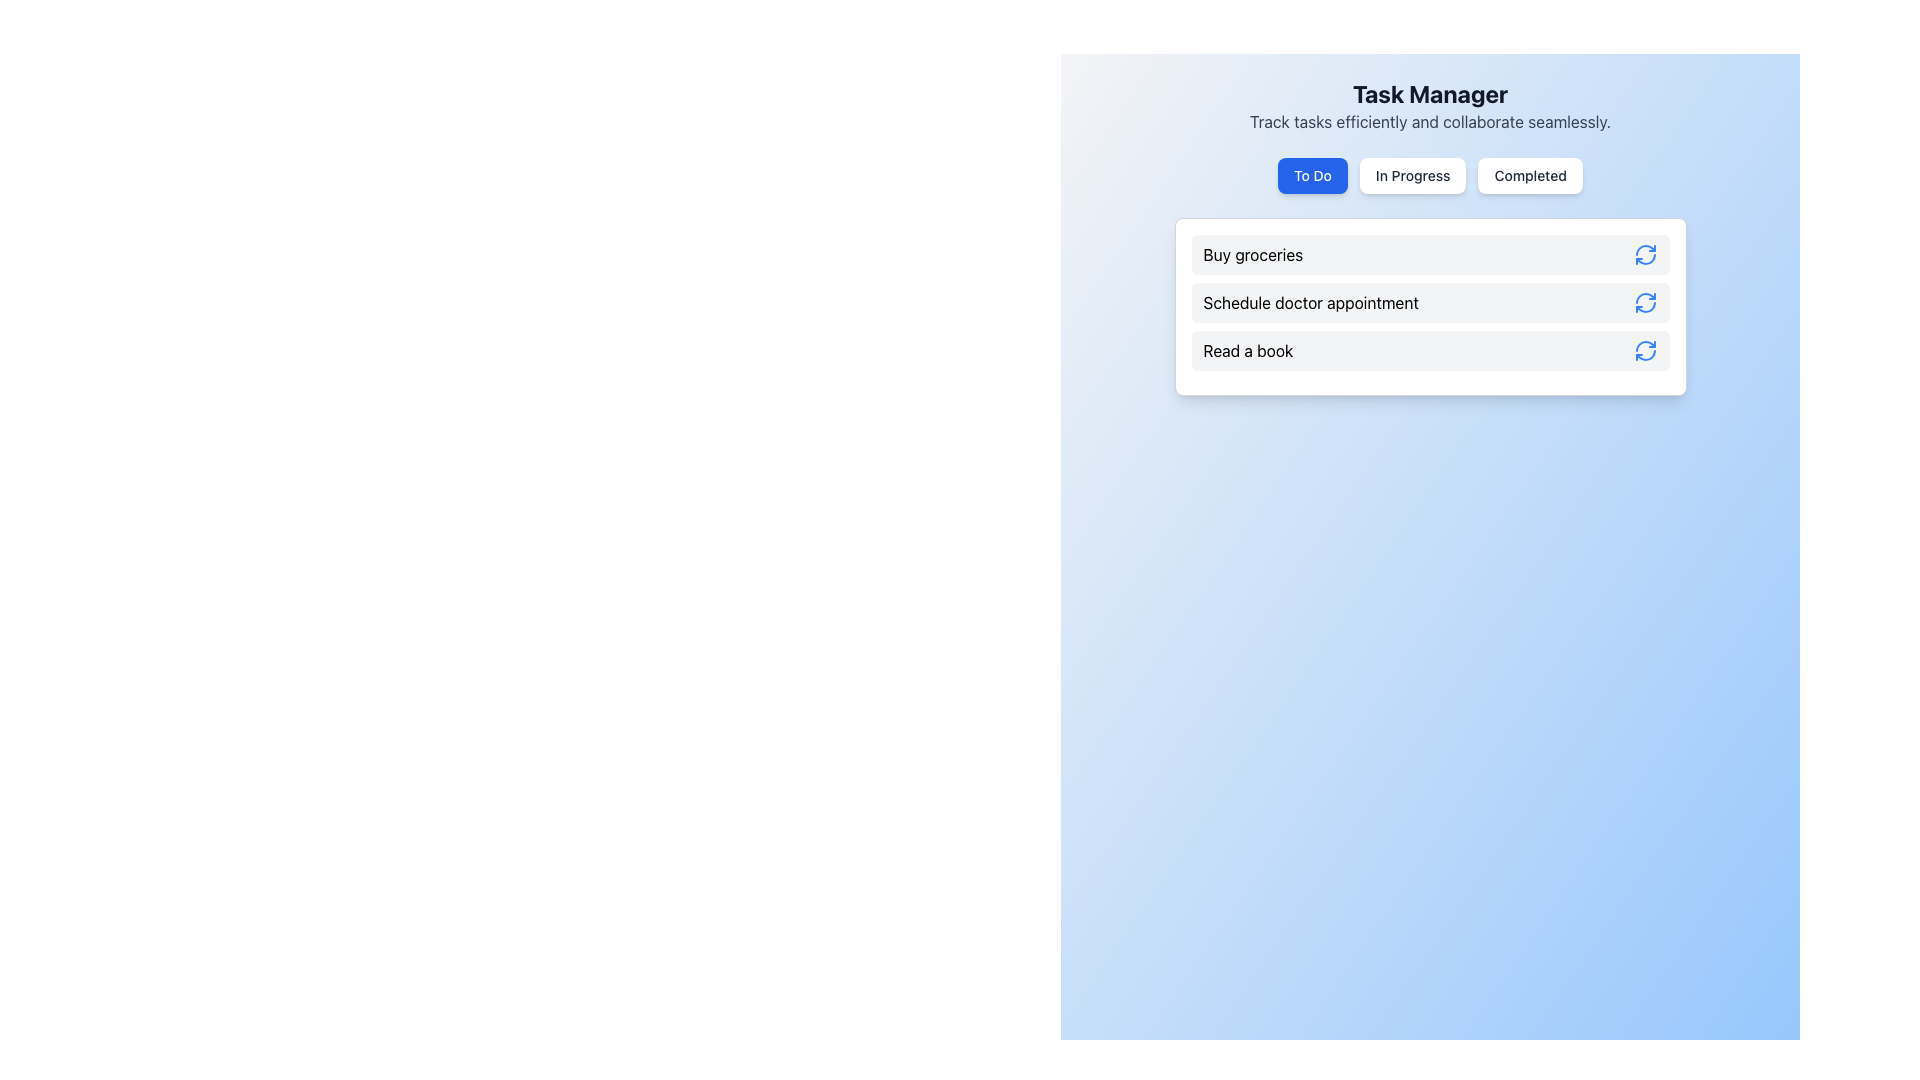 The width and height of the screenshot is (1920, 1080). What do you see at coordinates (1313, 175) in the screenshot?
I see `the 'To Do' tab button, which is the first of three horizontally aligned buttons at the top section of the interface` at bounding box center [1313, 175].